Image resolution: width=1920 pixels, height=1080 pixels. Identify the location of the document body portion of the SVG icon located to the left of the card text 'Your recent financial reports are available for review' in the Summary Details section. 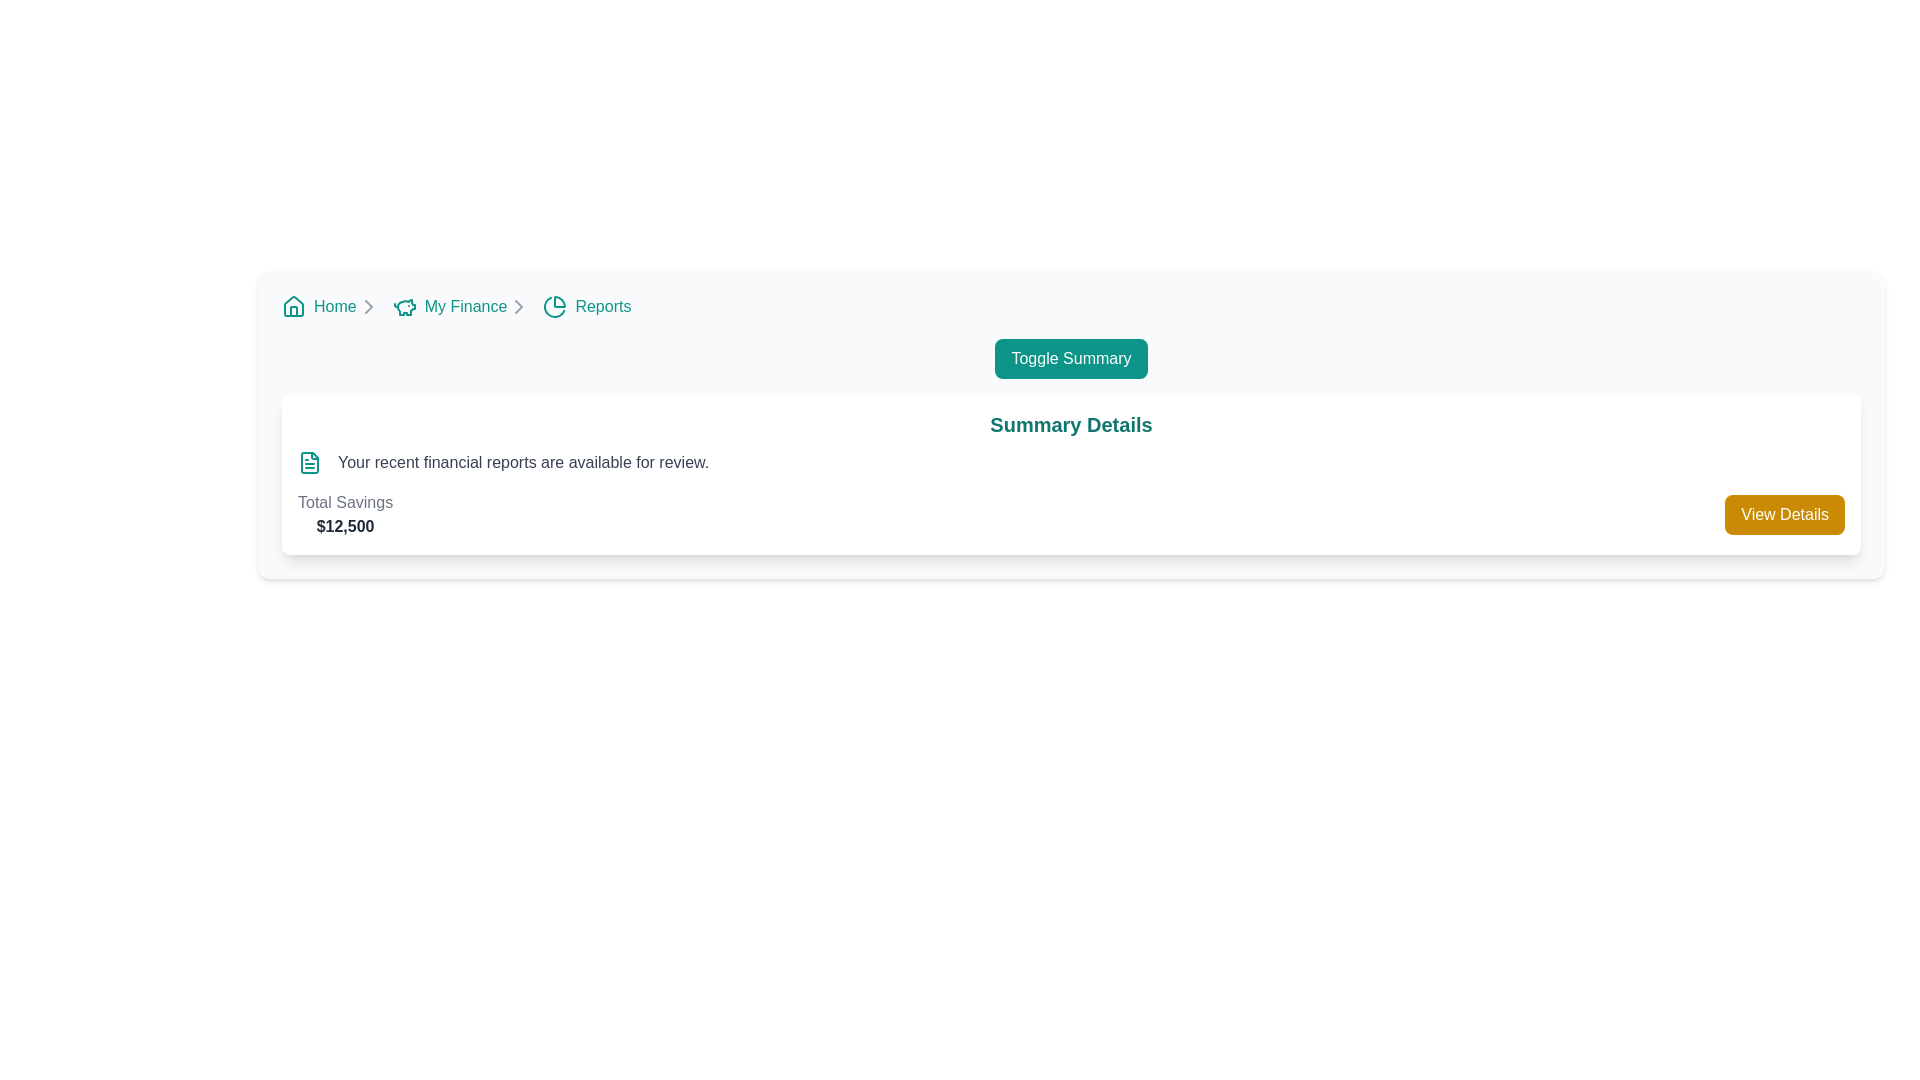
(309, 462).